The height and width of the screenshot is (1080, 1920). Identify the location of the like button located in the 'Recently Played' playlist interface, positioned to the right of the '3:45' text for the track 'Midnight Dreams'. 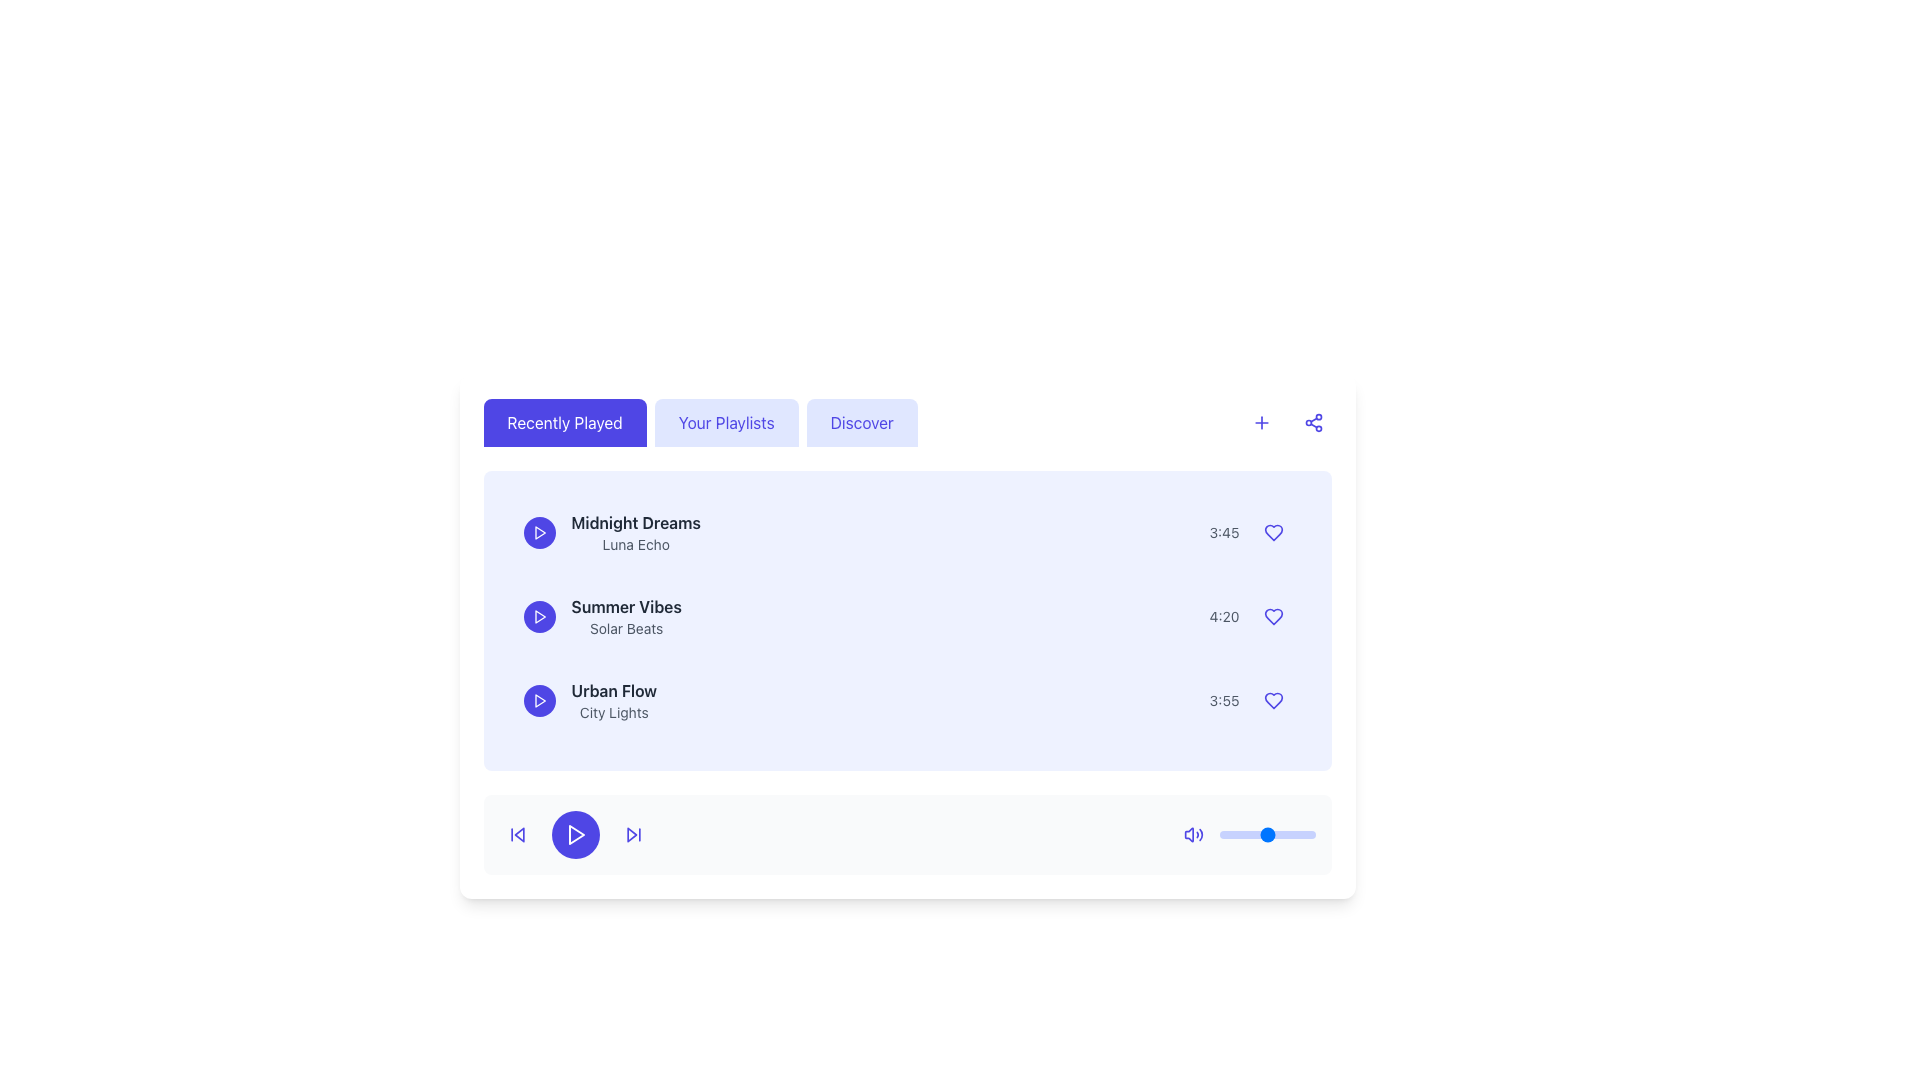
(1272, 531).